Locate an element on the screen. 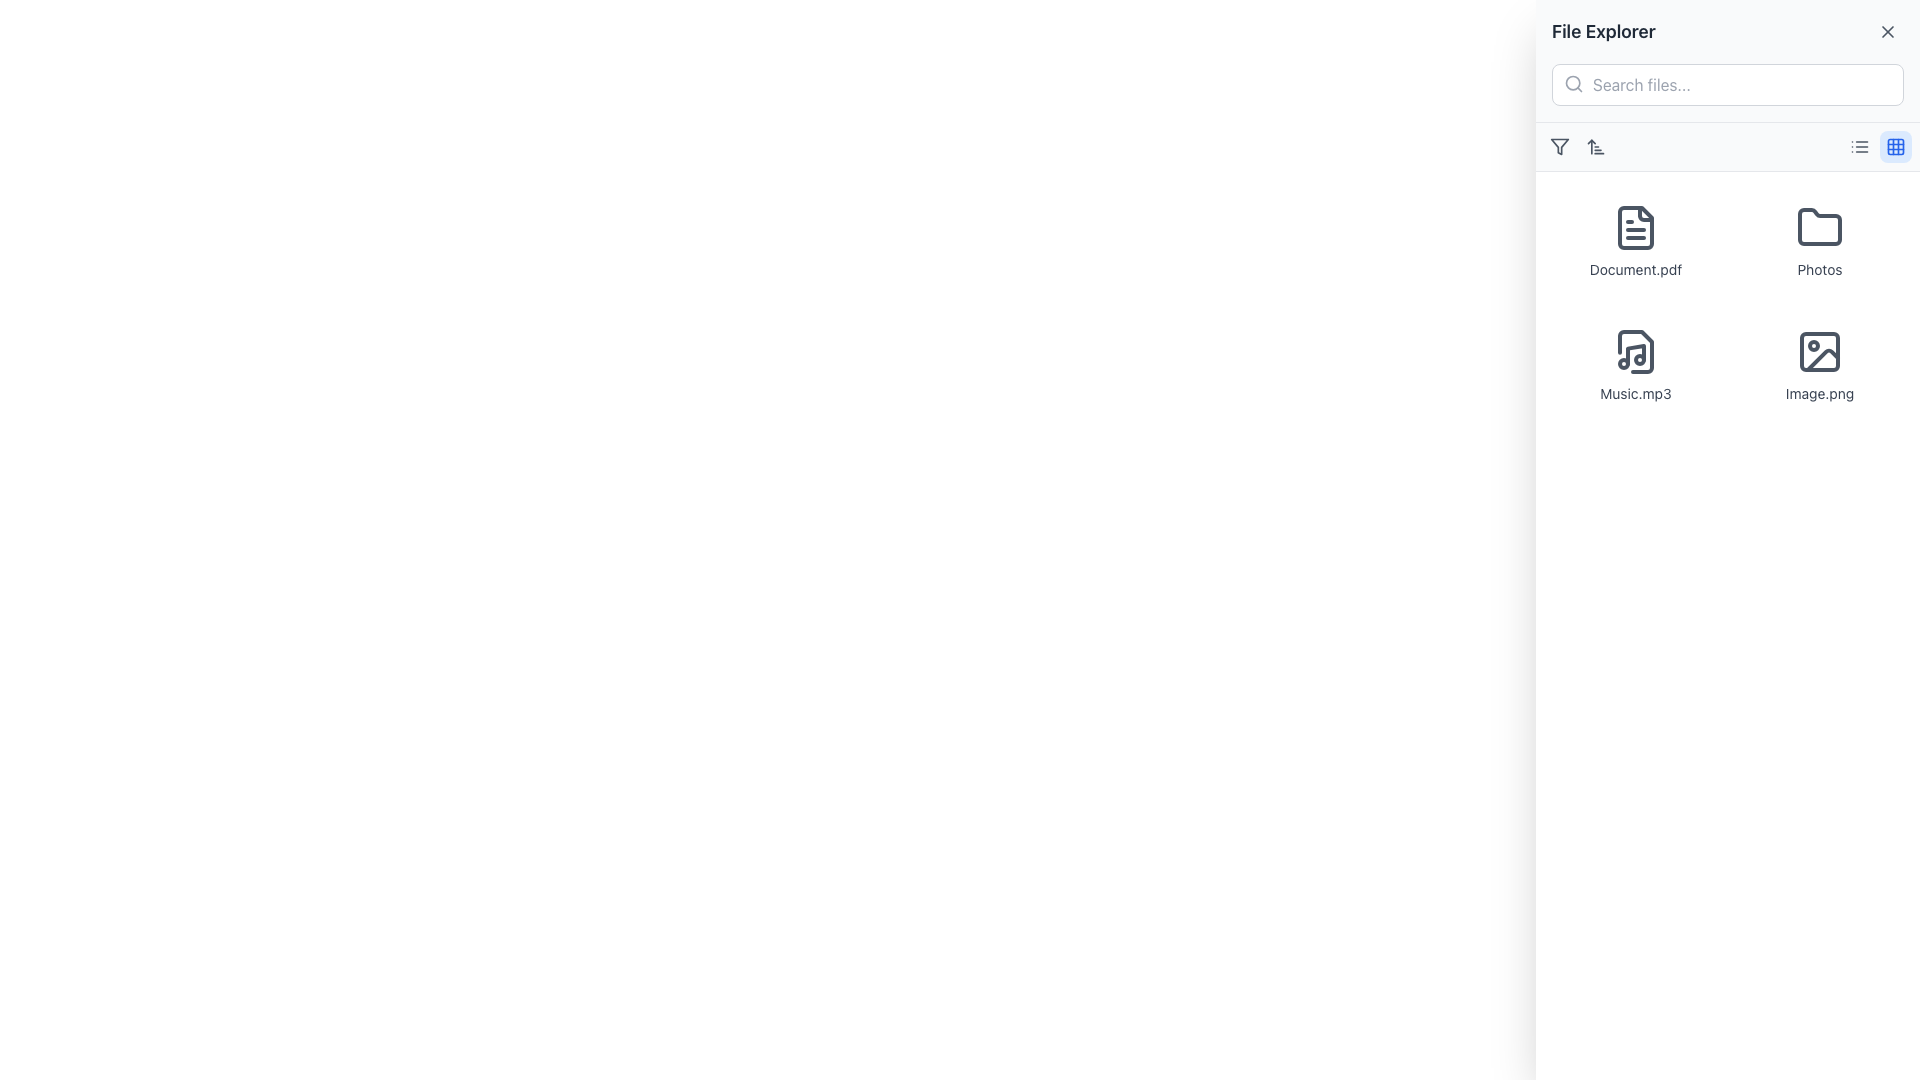 Image resolution: width=1920 pixels, height=1080 pixels. the close button located at the top-right corner of the 'File Explorer' header section is located at coordinates (1886, 31).